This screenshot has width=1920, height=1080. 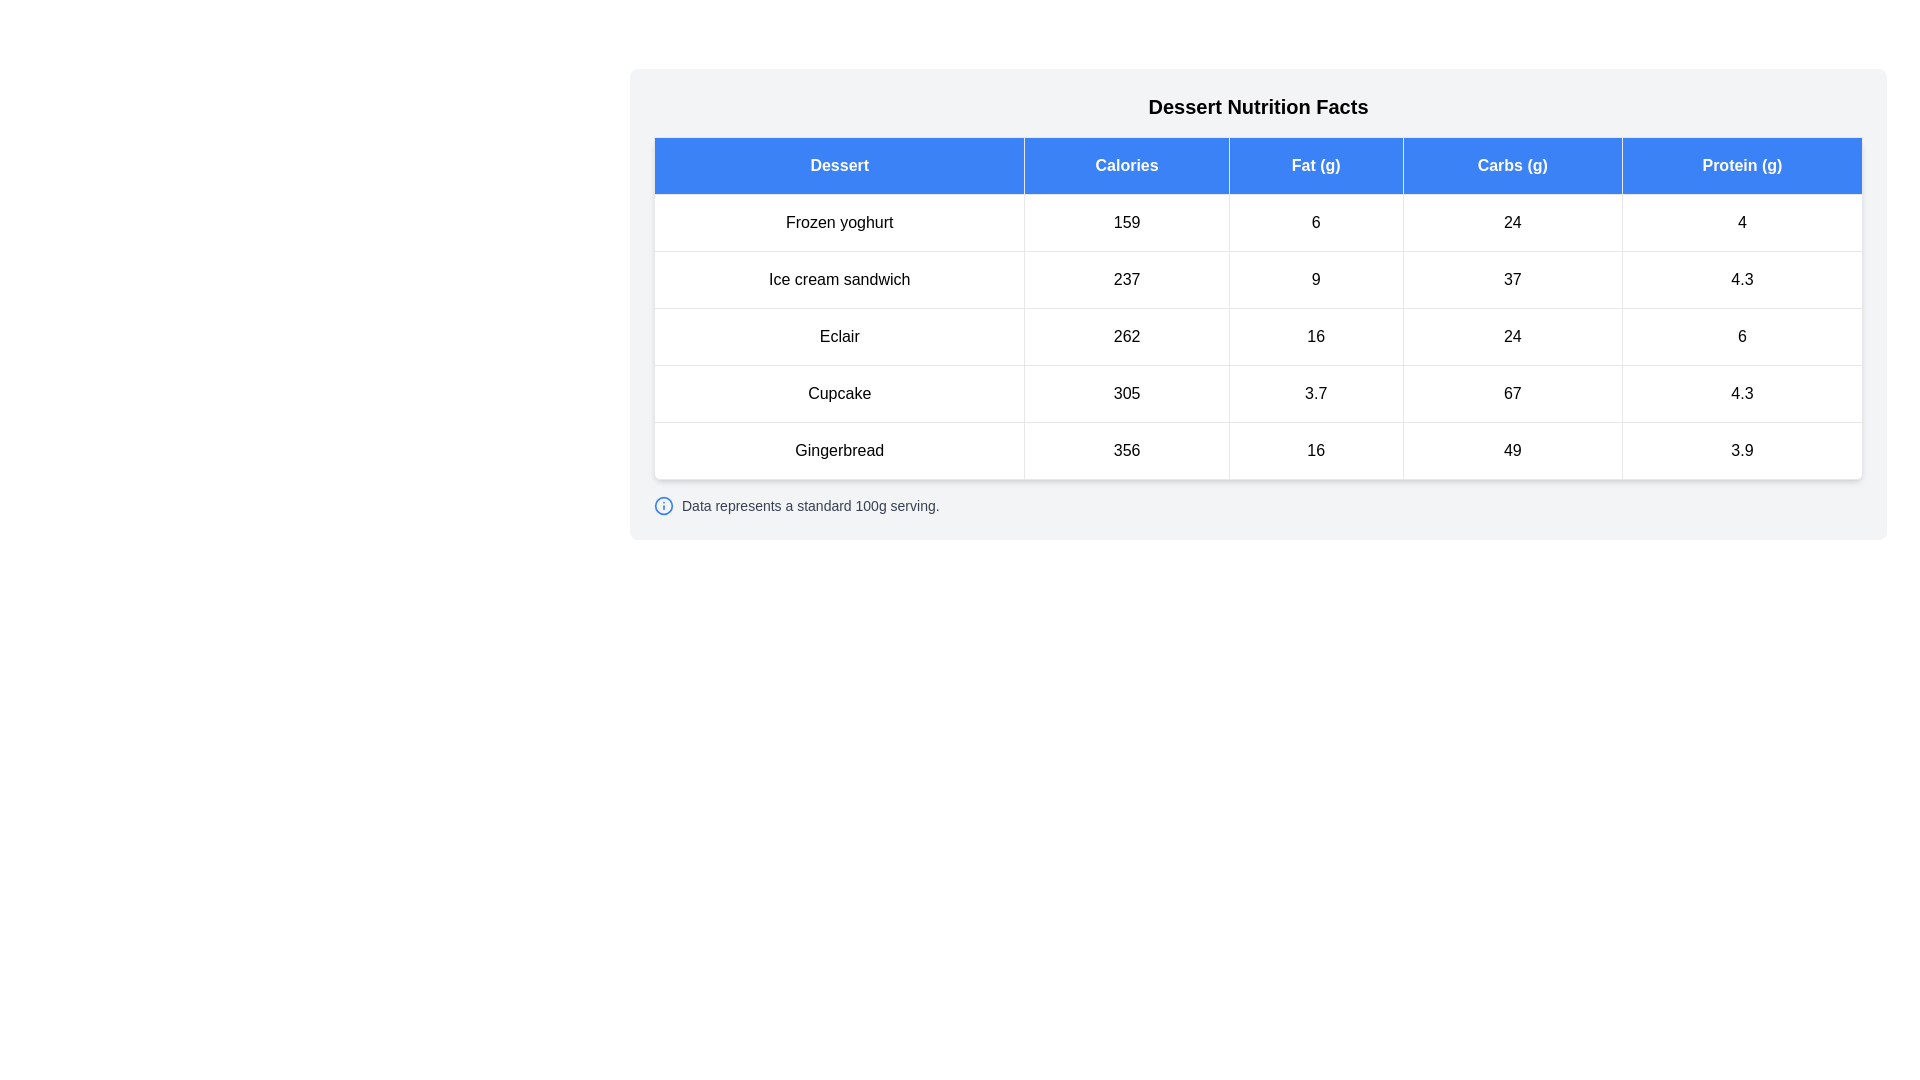 What do you see at coordinates (839, 393) in the screenshot?
I see `the text element corresponding to Cupcake` at bounding box center [839, 393].